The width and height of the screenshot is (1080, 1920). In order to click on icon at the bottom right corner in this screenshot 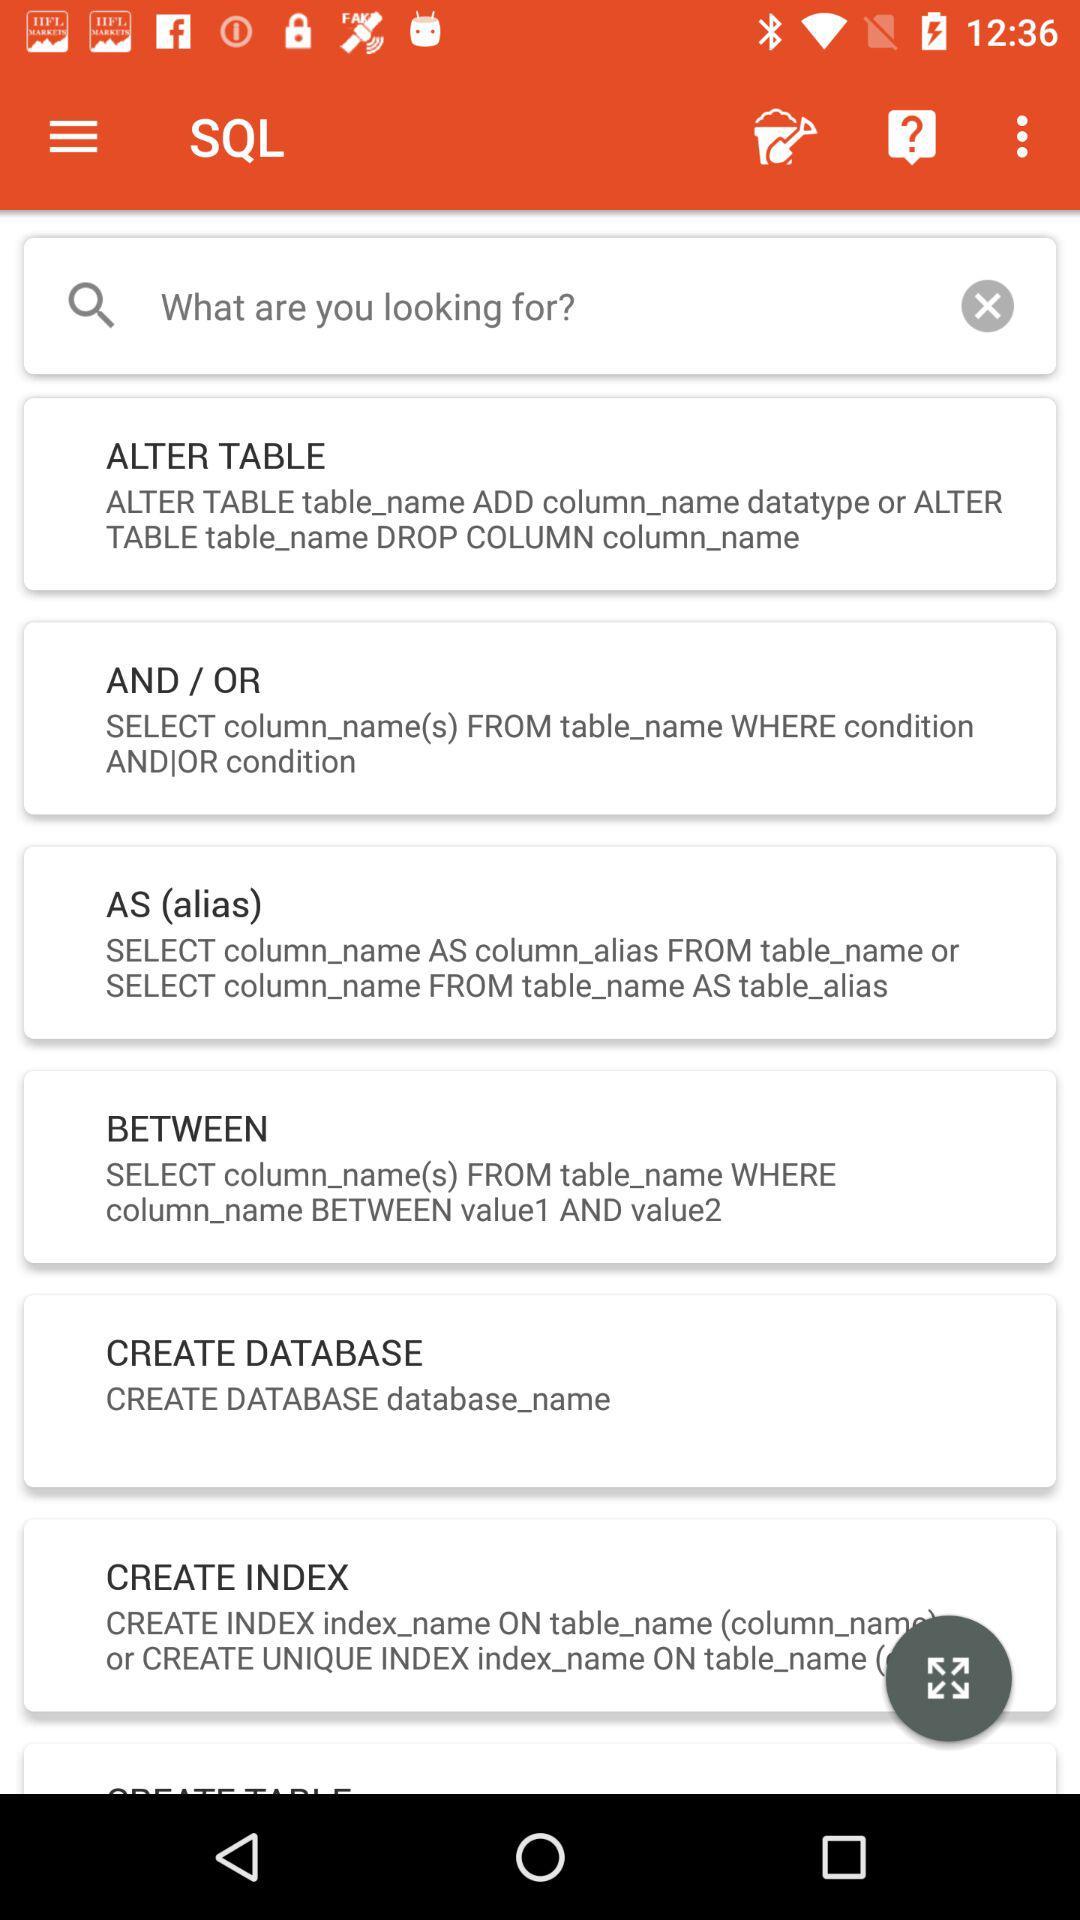, I will do `click(947, 1680)`.